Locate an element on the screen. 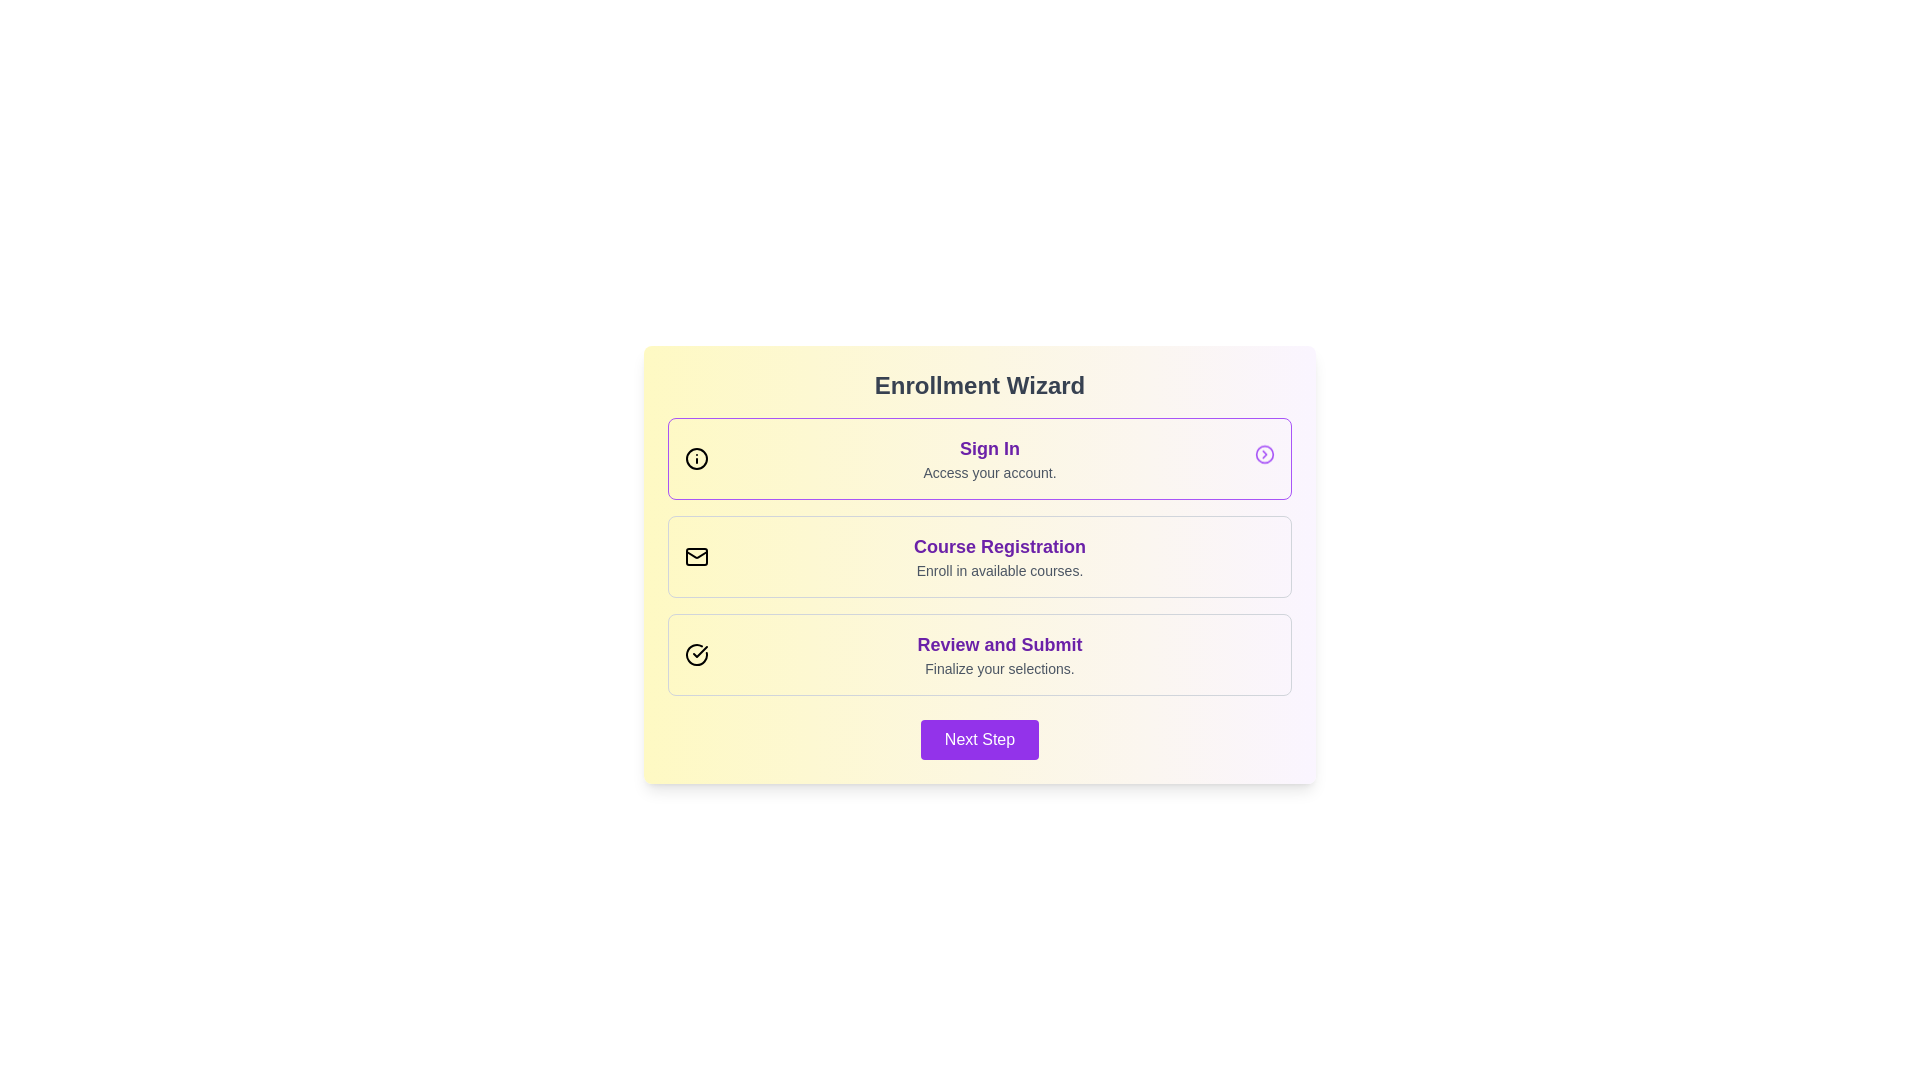 The width and height of the screenshot is (1920, 1080). the 'Proceed' button located below the 'Review and Submit' section in the 'Enrollment Wizard' interface to change its color is located at coordinates (979, 740).